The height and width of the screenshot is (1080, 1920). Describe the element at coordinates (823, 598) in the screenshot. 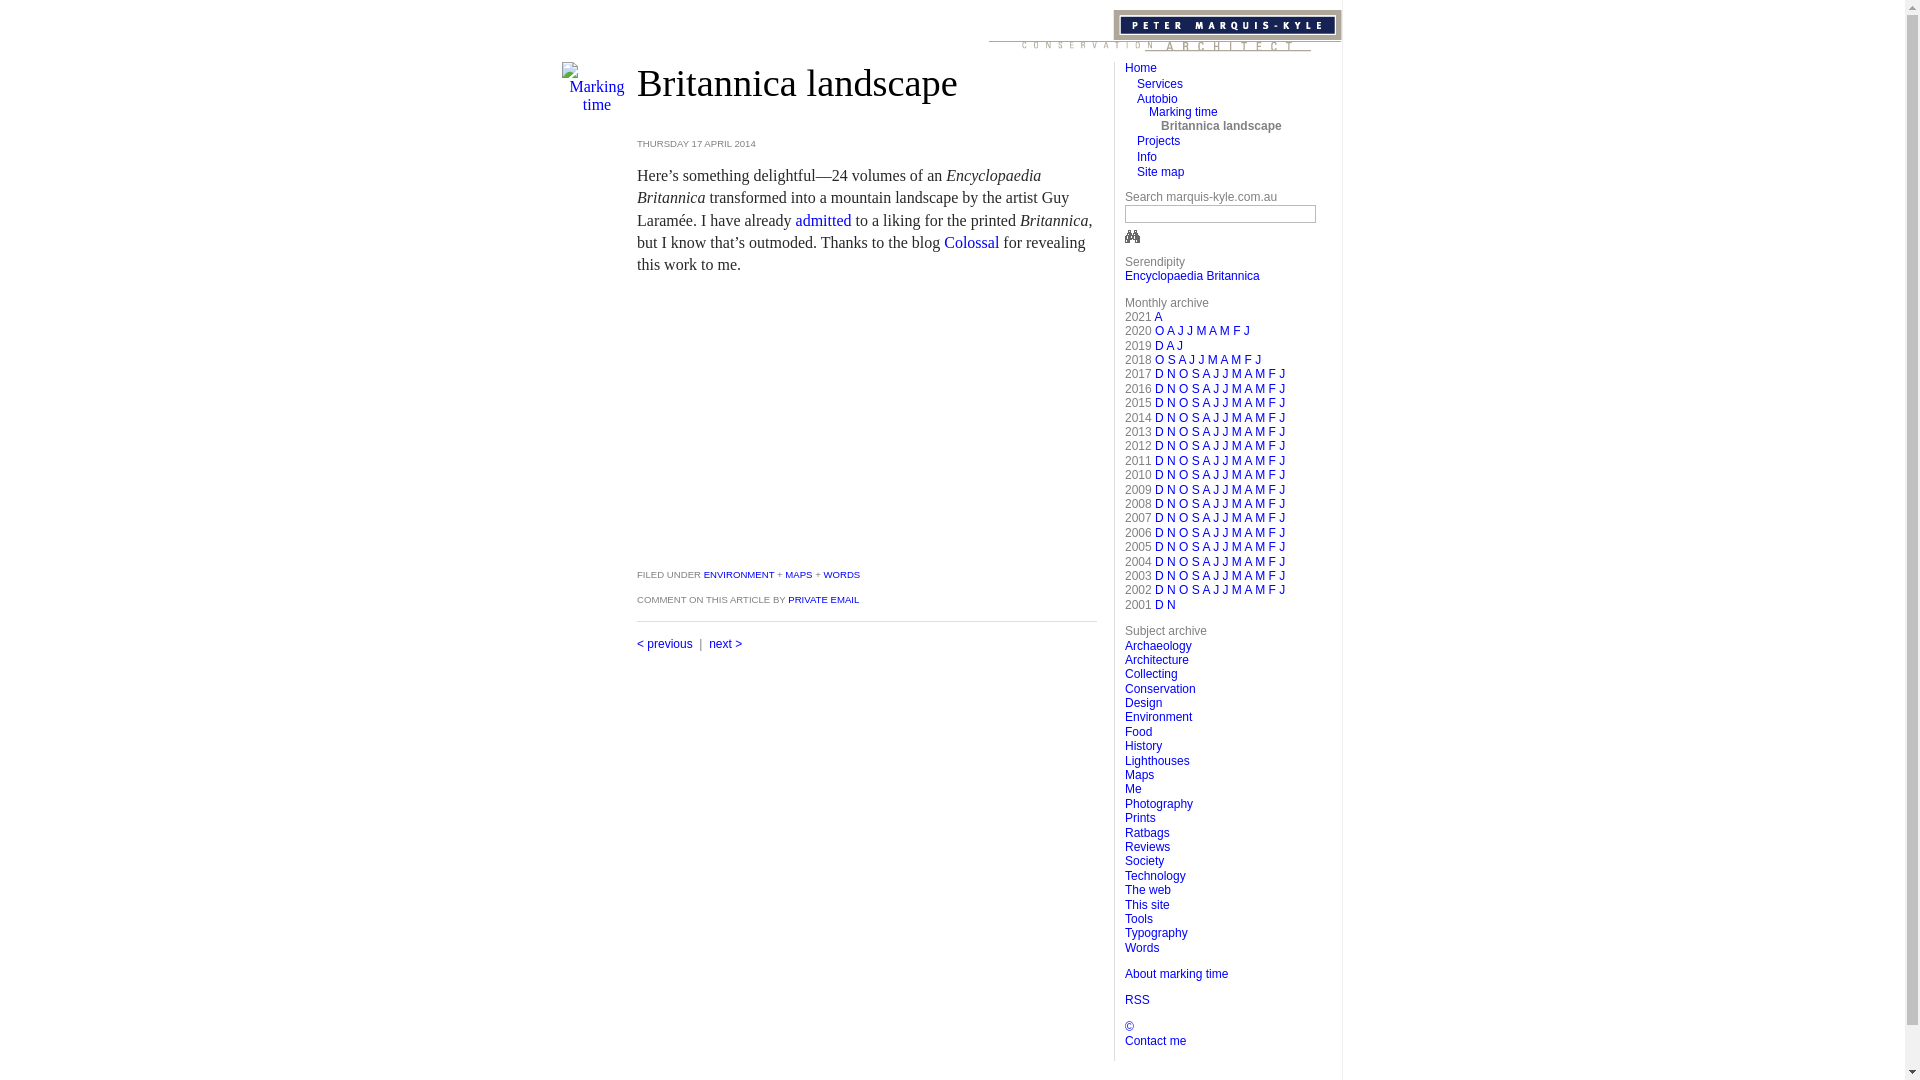

I see `'PRIVATE EMAIL'` at that location.